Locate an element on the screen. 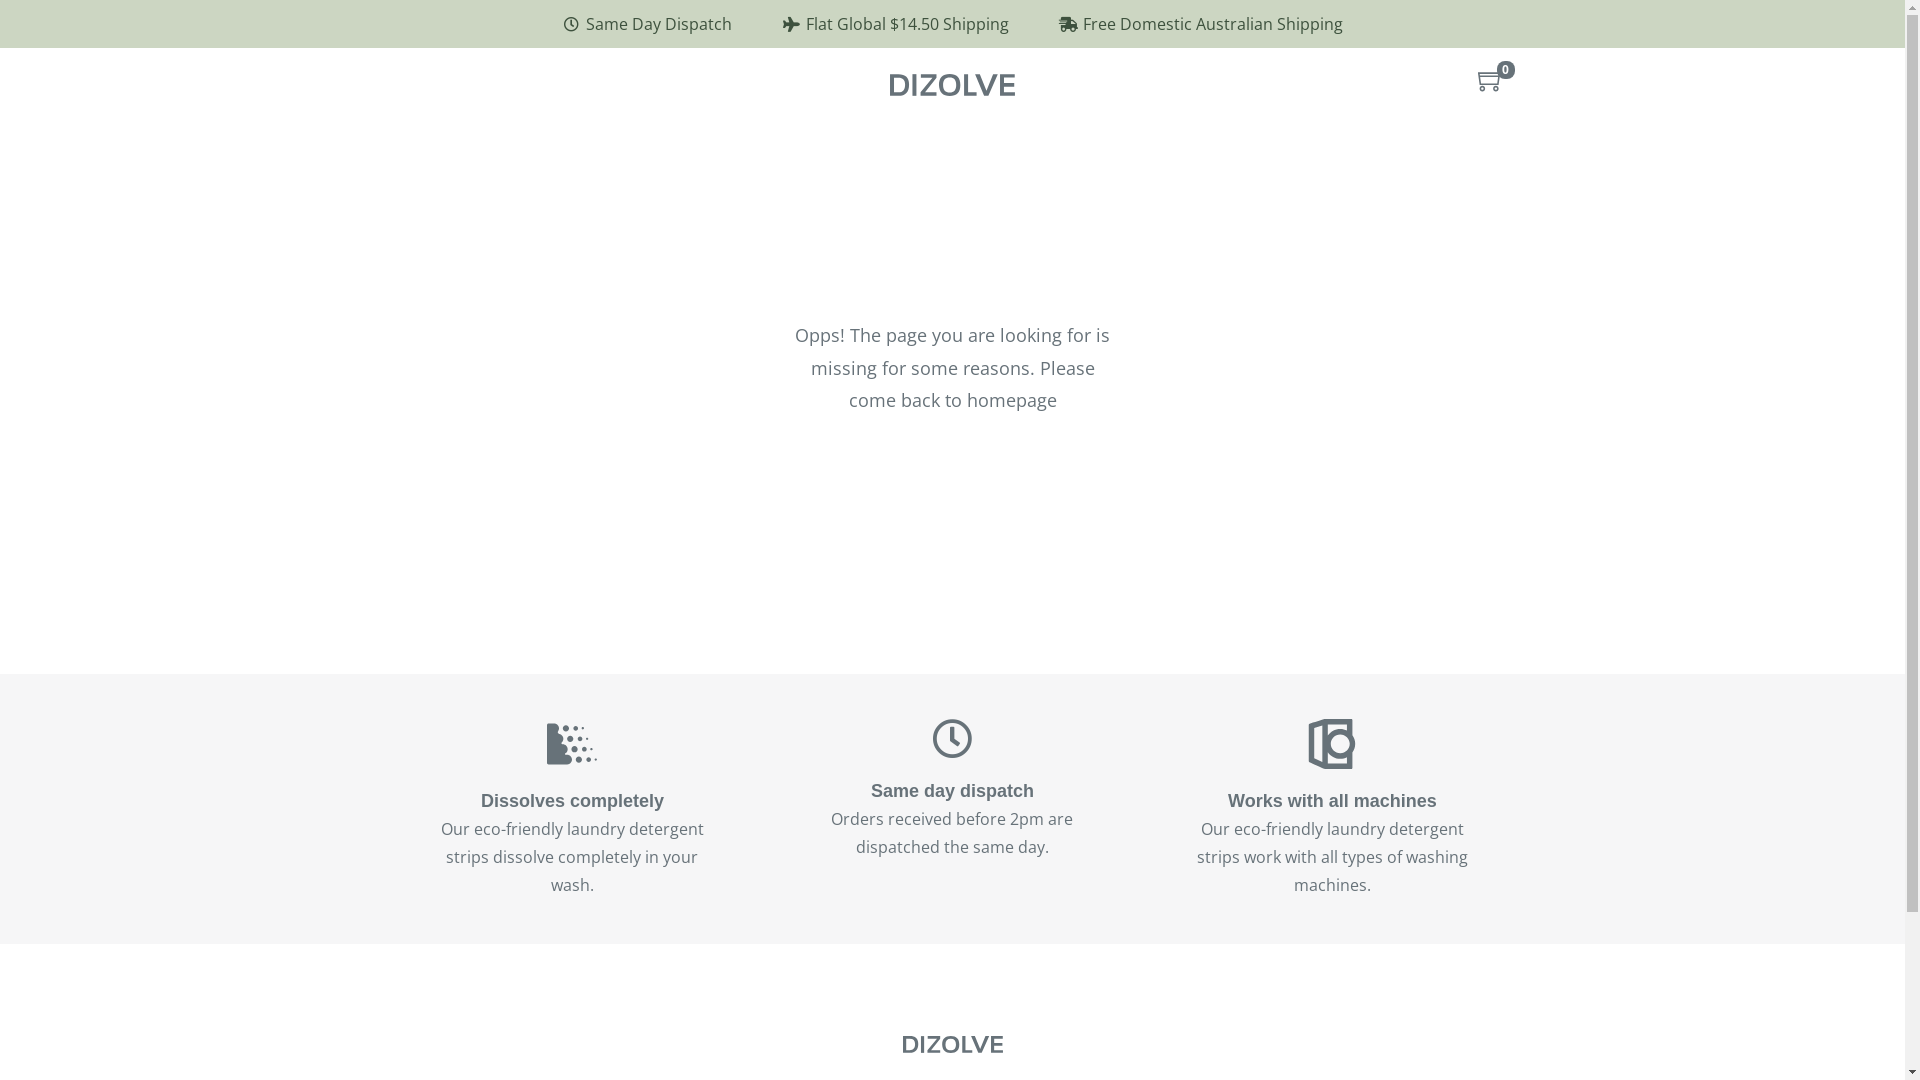 Image resolution: width=1920 pixels, height=1080 pixels. '0' is located at coordinates (1491, 80).